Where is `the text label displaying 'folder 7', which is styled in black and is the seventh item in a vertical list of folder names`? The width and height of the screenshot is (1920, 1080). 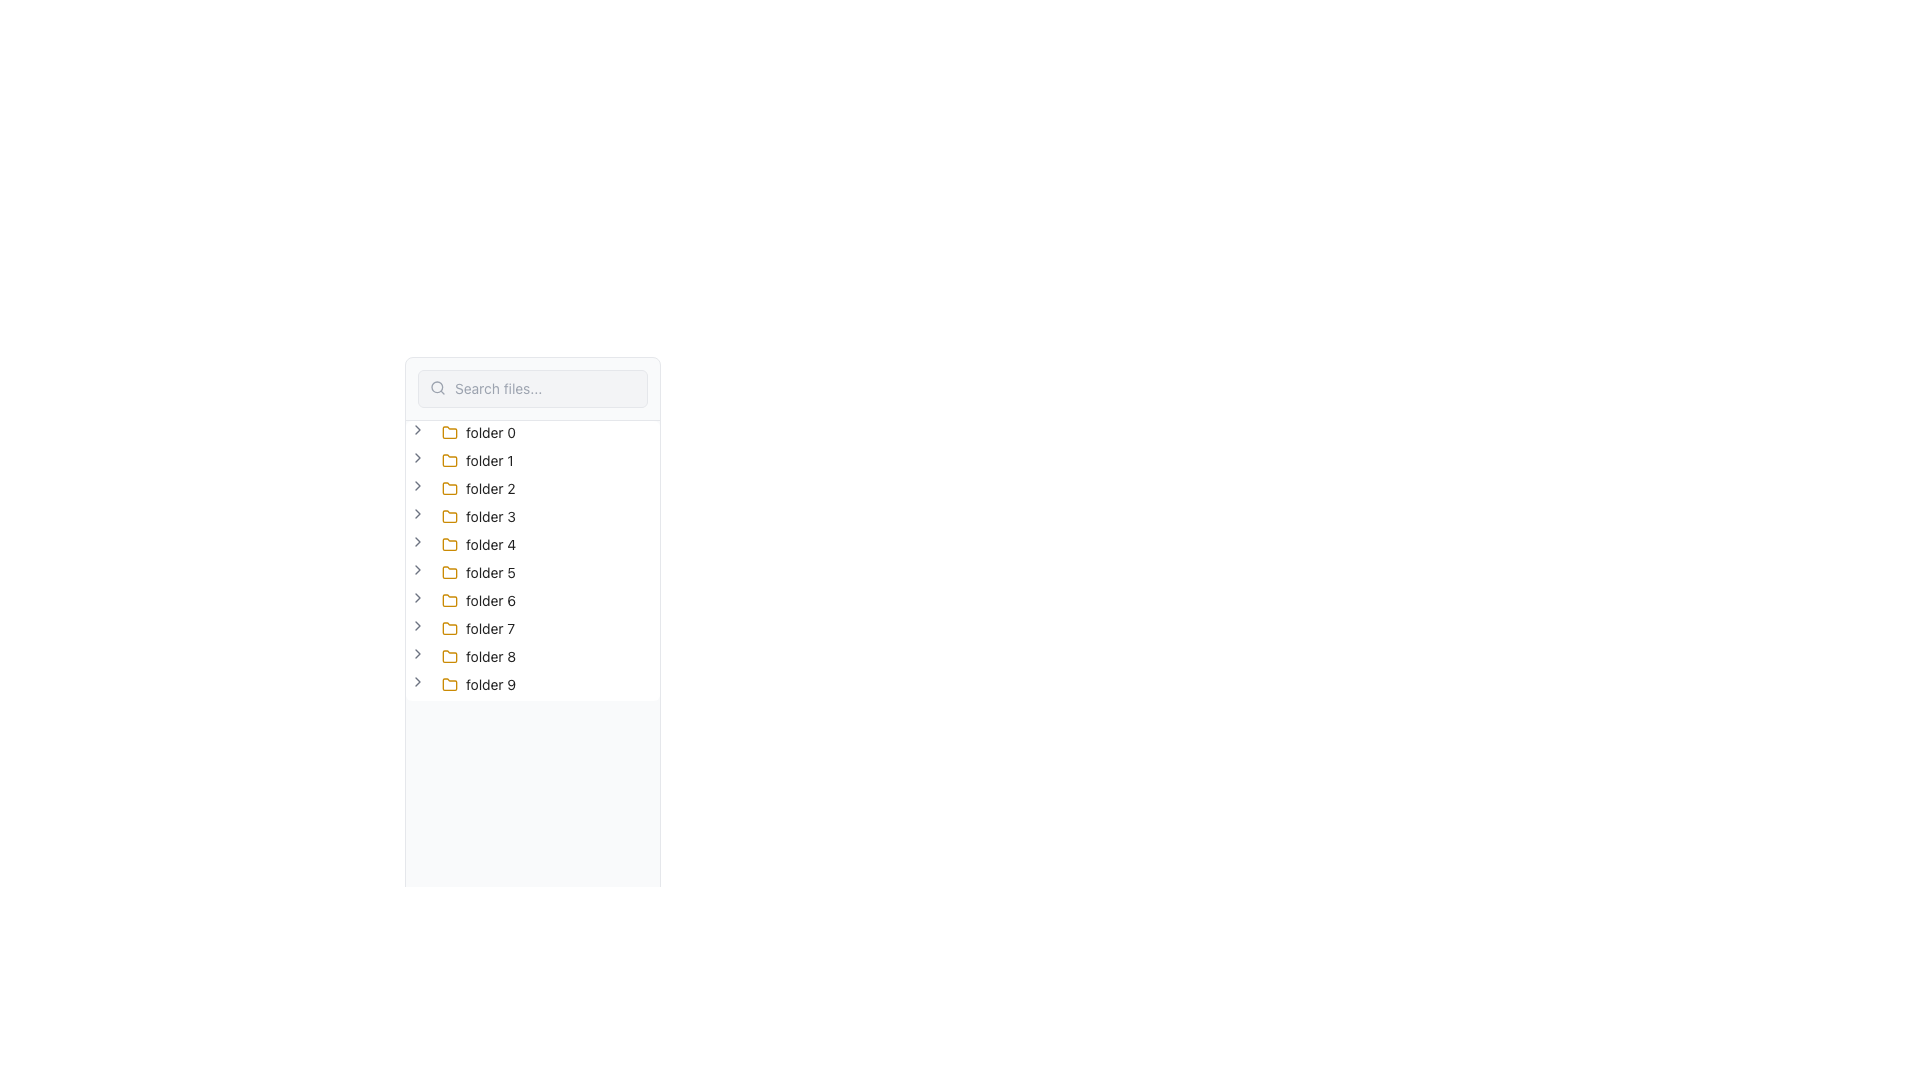 the text label displaying 'folder 7', which is styled in black and is the seventh item in a vertical list of folder names is located at coordinates (490, 627).